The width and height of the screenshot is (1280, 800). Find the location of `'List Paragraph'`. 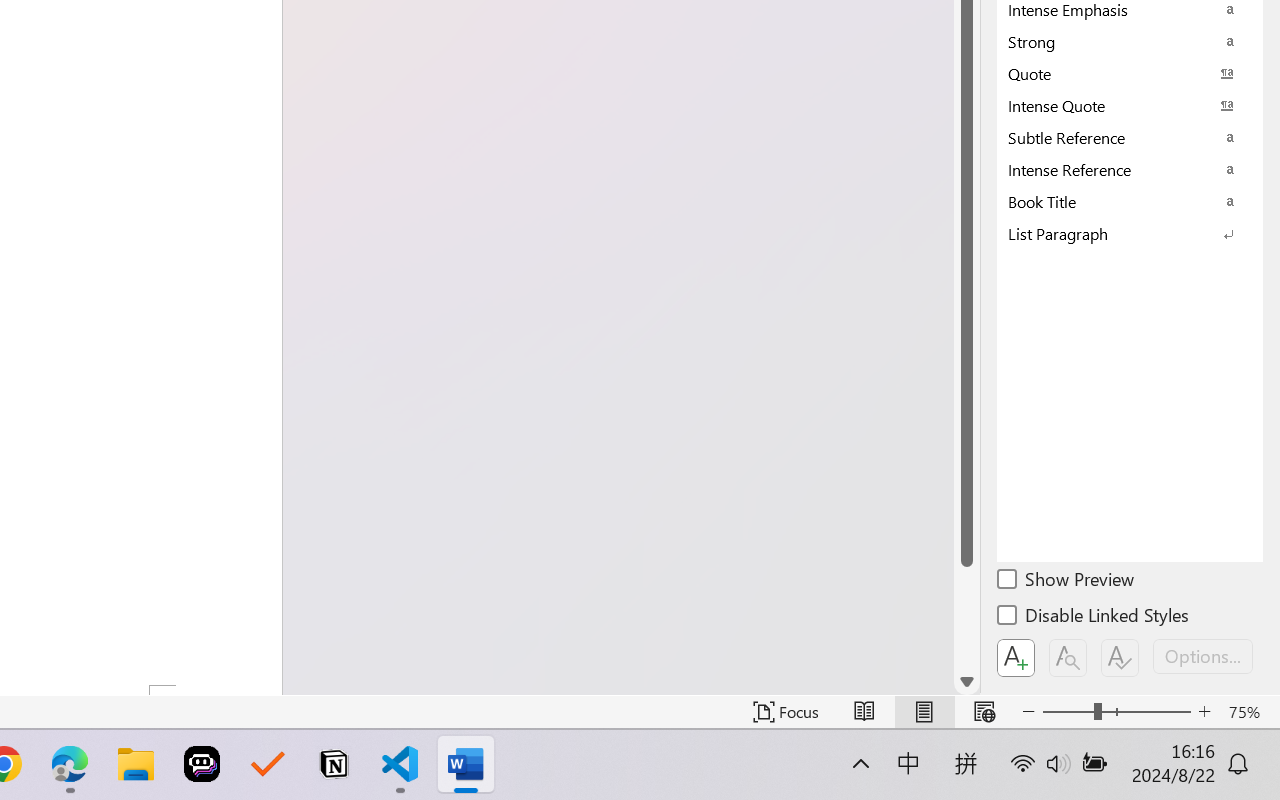

'List Paragraph' is located at coordinates (1130, 233).